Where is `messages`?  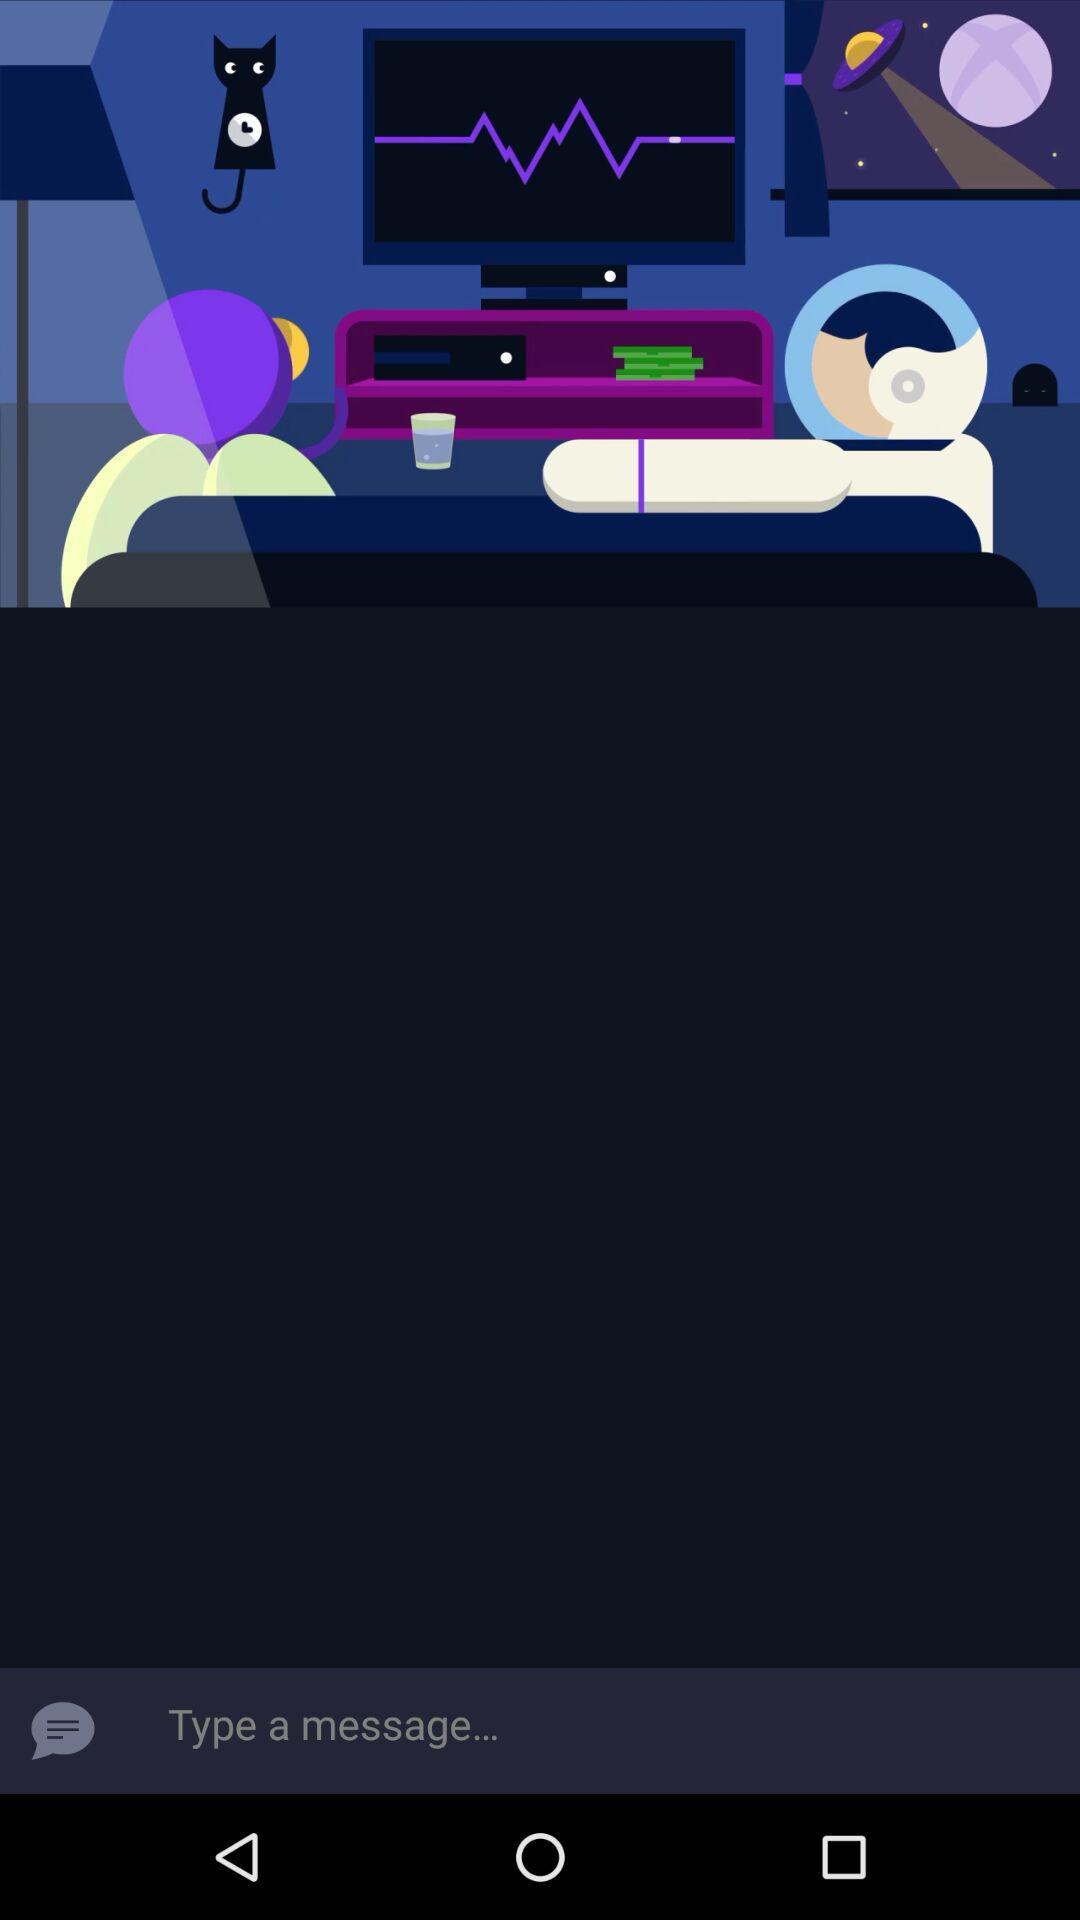
messages is located at coordinates (61, 1730).